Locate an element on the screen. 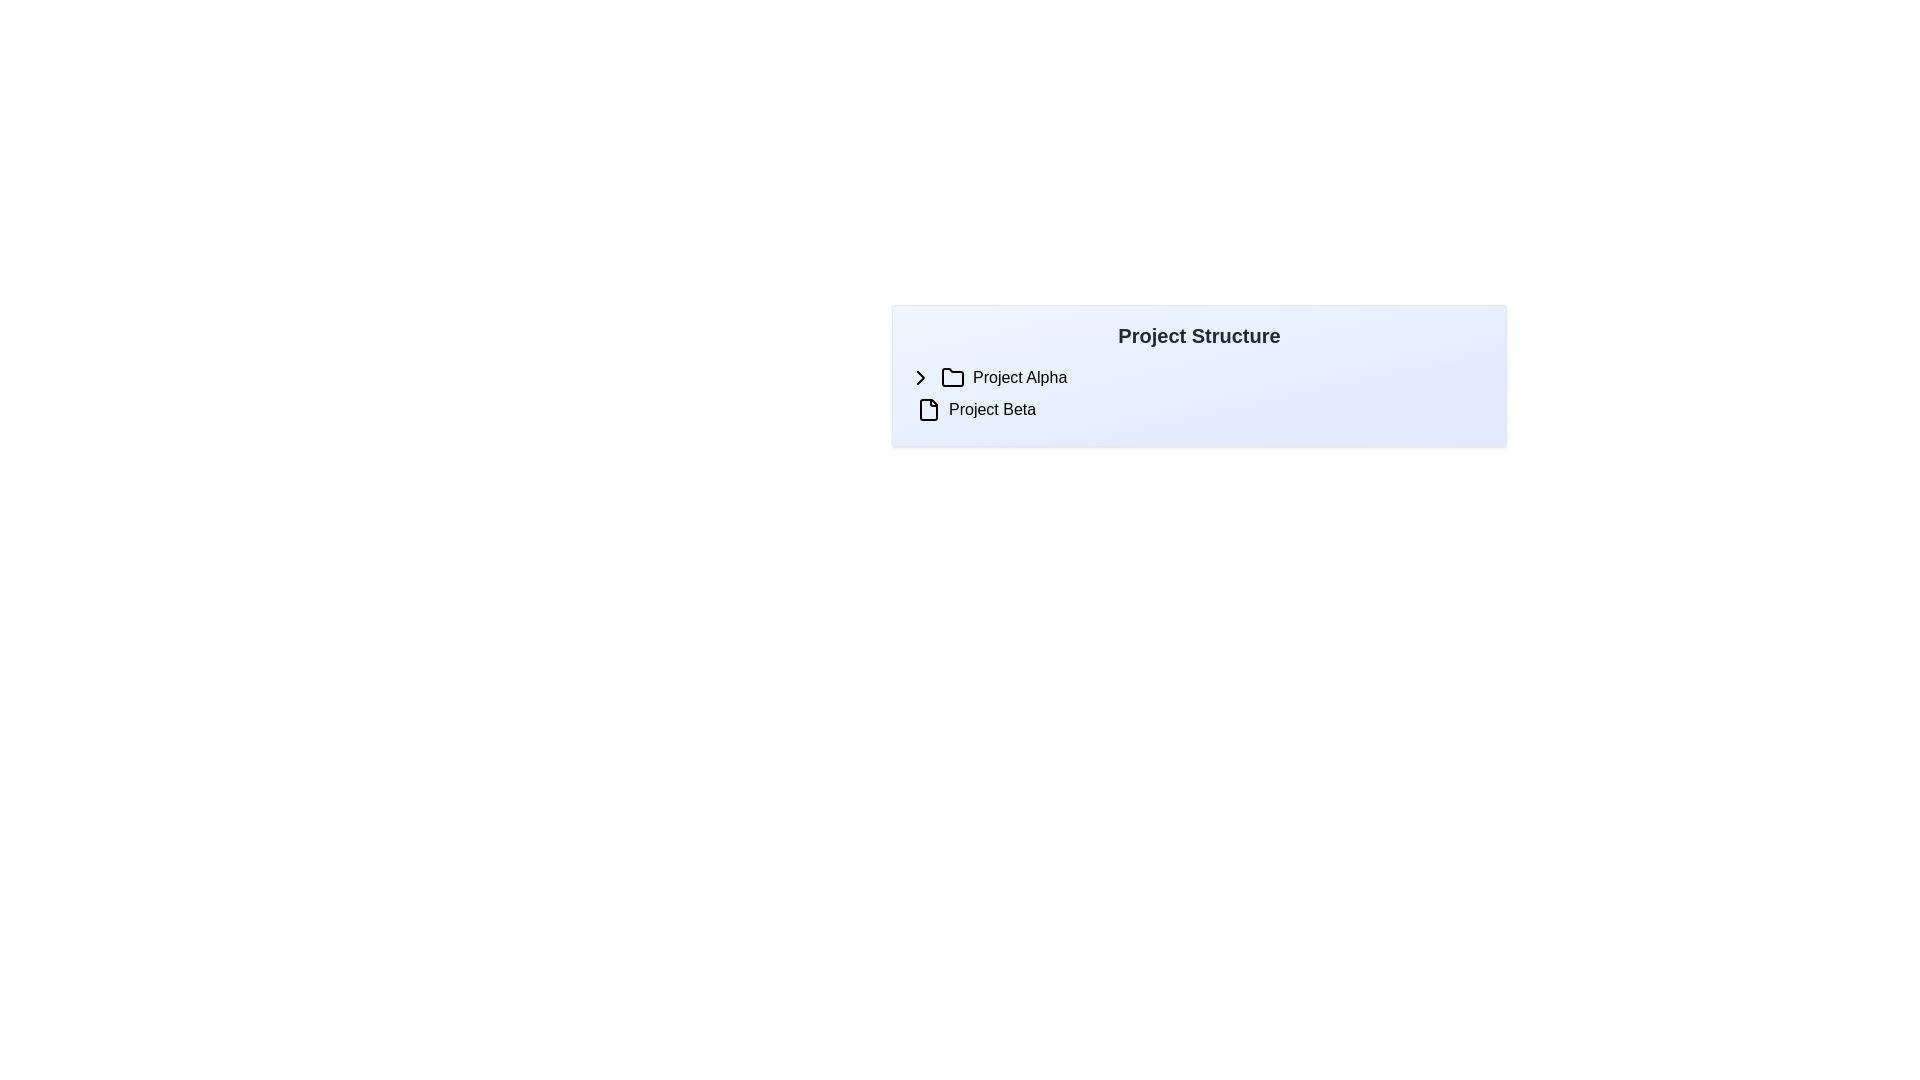 This screenshot has width=1920, height=1080. the stylized folder icon located to the left of the 'Project Alpha' text in the interface is located at coordinates (952, 378).